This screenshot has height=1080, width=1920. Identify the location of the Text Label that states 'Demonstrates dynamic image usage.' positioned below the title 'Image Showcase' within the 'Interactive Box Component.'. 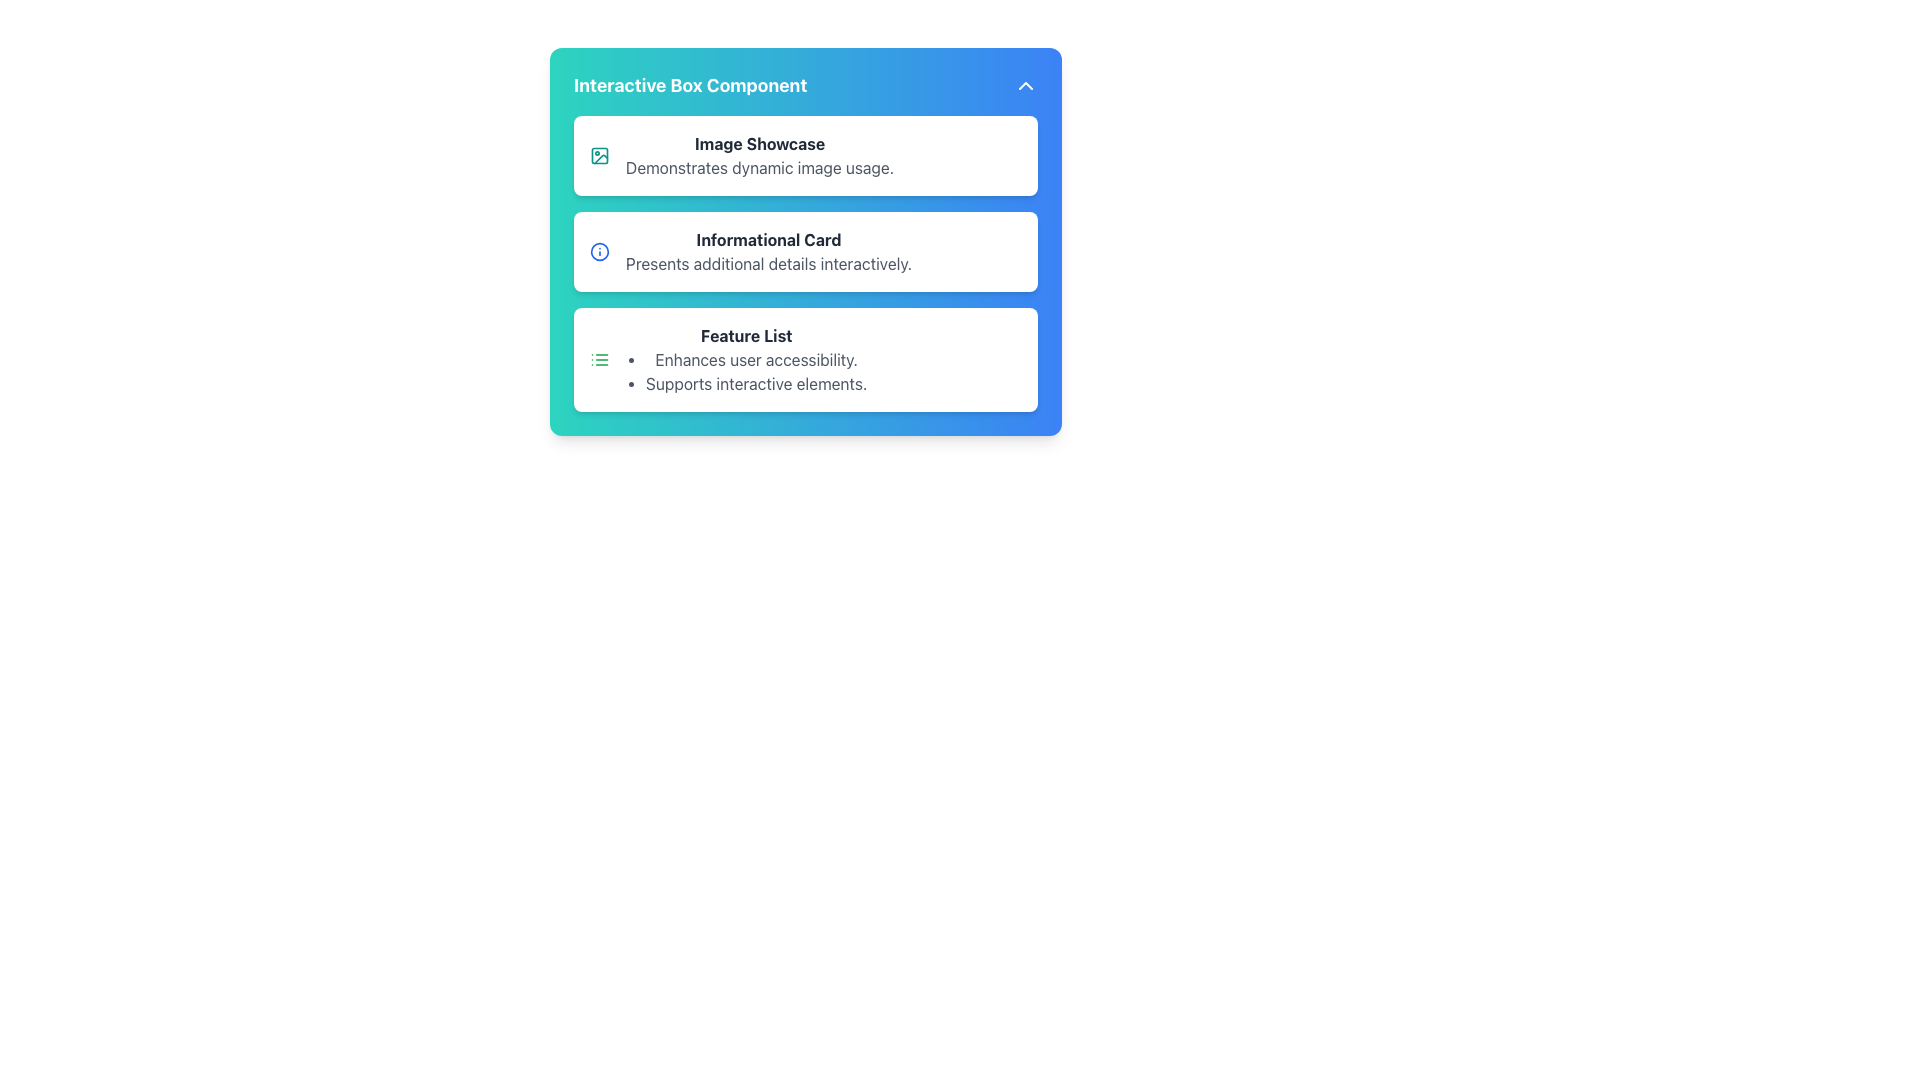
(759, 167).